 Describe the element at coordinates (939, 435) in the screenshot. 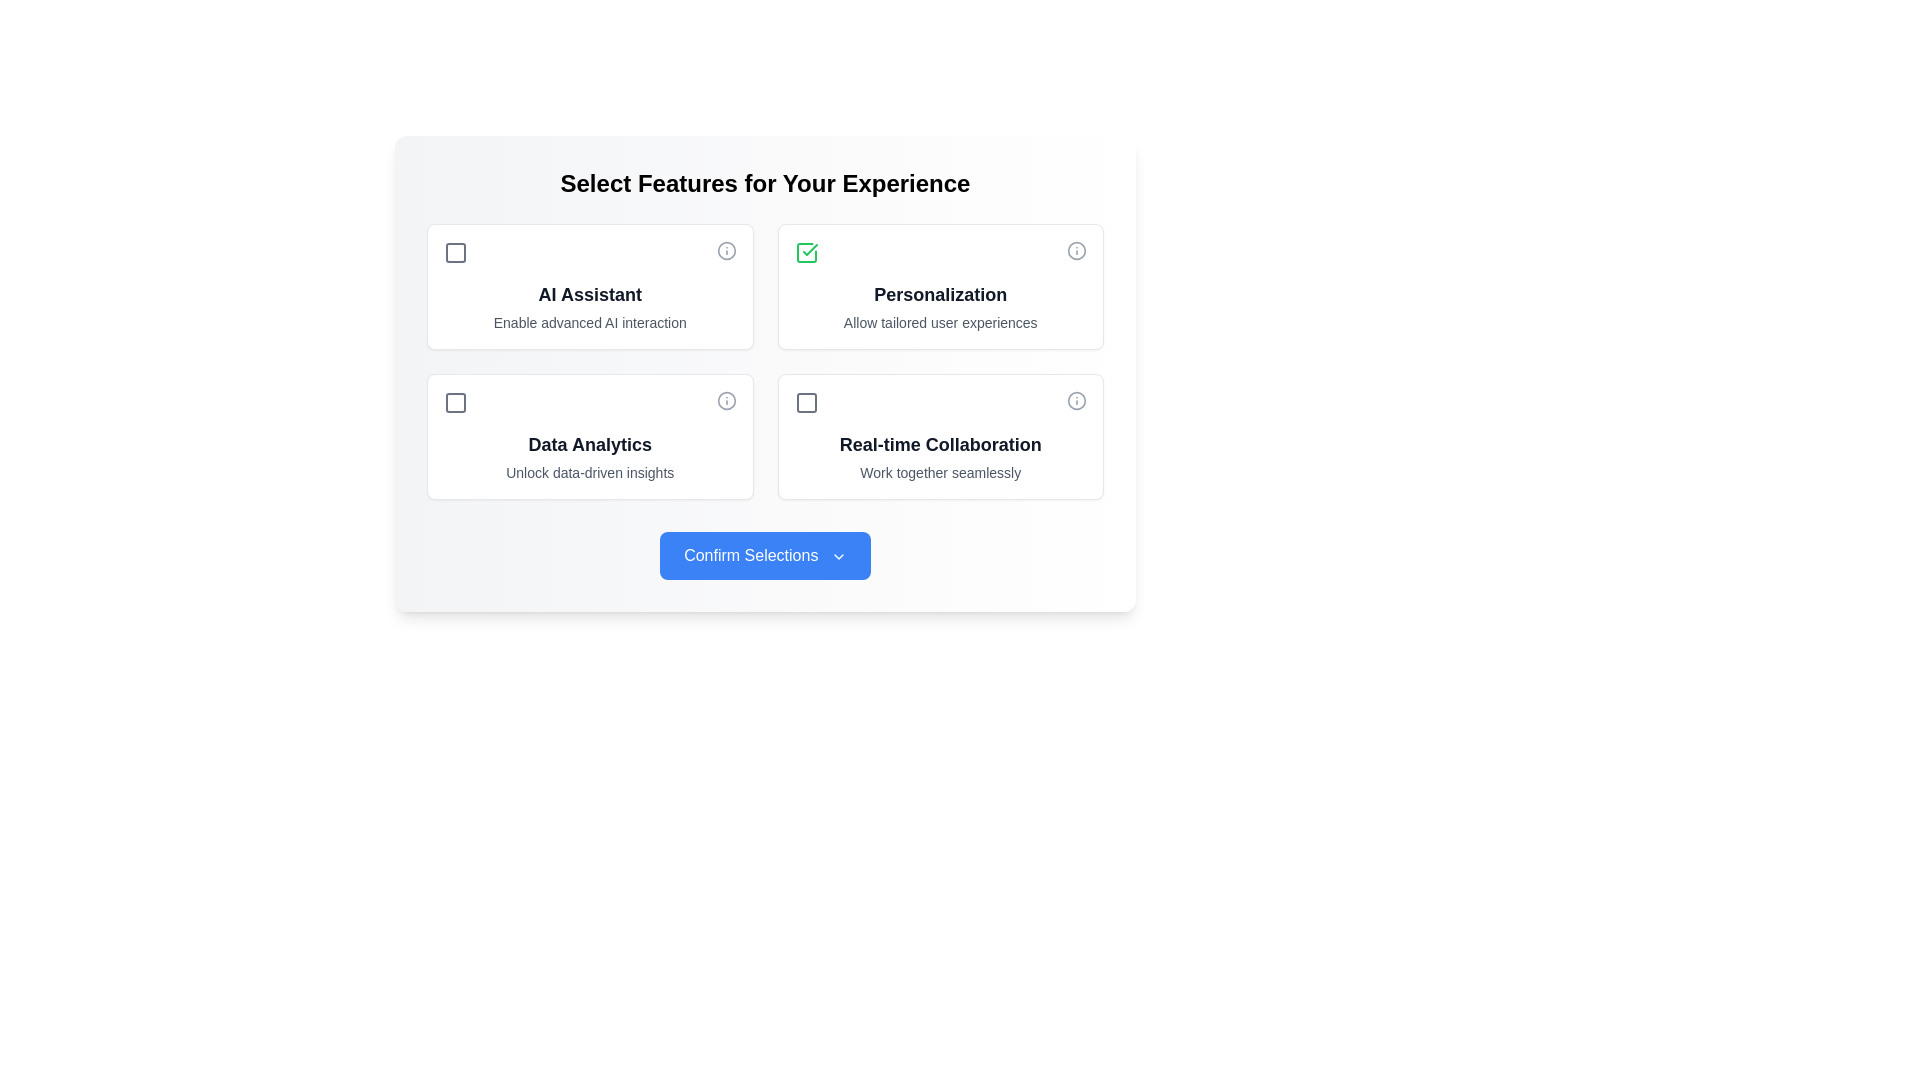

I see `the checkbox for the 'Real-time Collaboration' option located in the bottom-right cell of the grid` at that location.